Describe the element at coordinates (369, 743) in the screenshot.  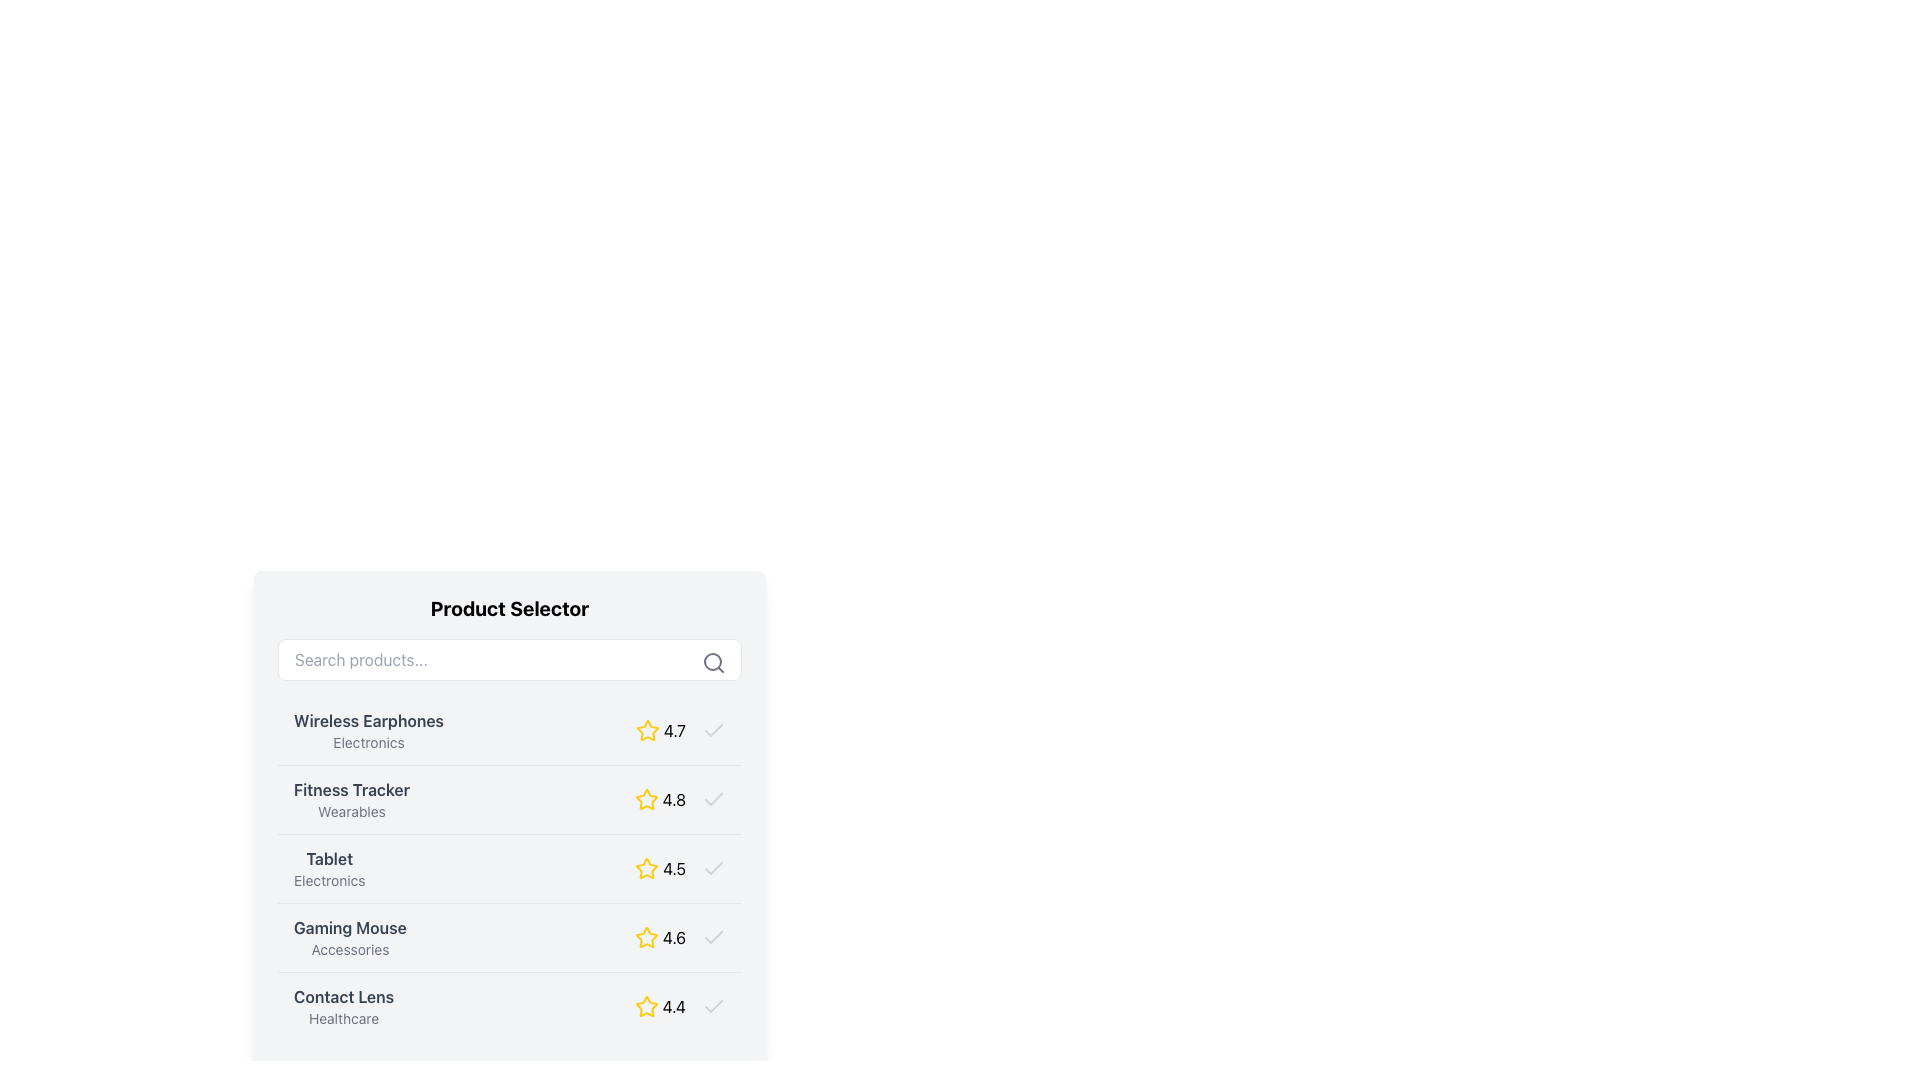
I see `text from the Text Label indicating that 'Wireless Earphones' belong to the 'Electronics' category, located below the title 'Wireless Earphones'` at that location.